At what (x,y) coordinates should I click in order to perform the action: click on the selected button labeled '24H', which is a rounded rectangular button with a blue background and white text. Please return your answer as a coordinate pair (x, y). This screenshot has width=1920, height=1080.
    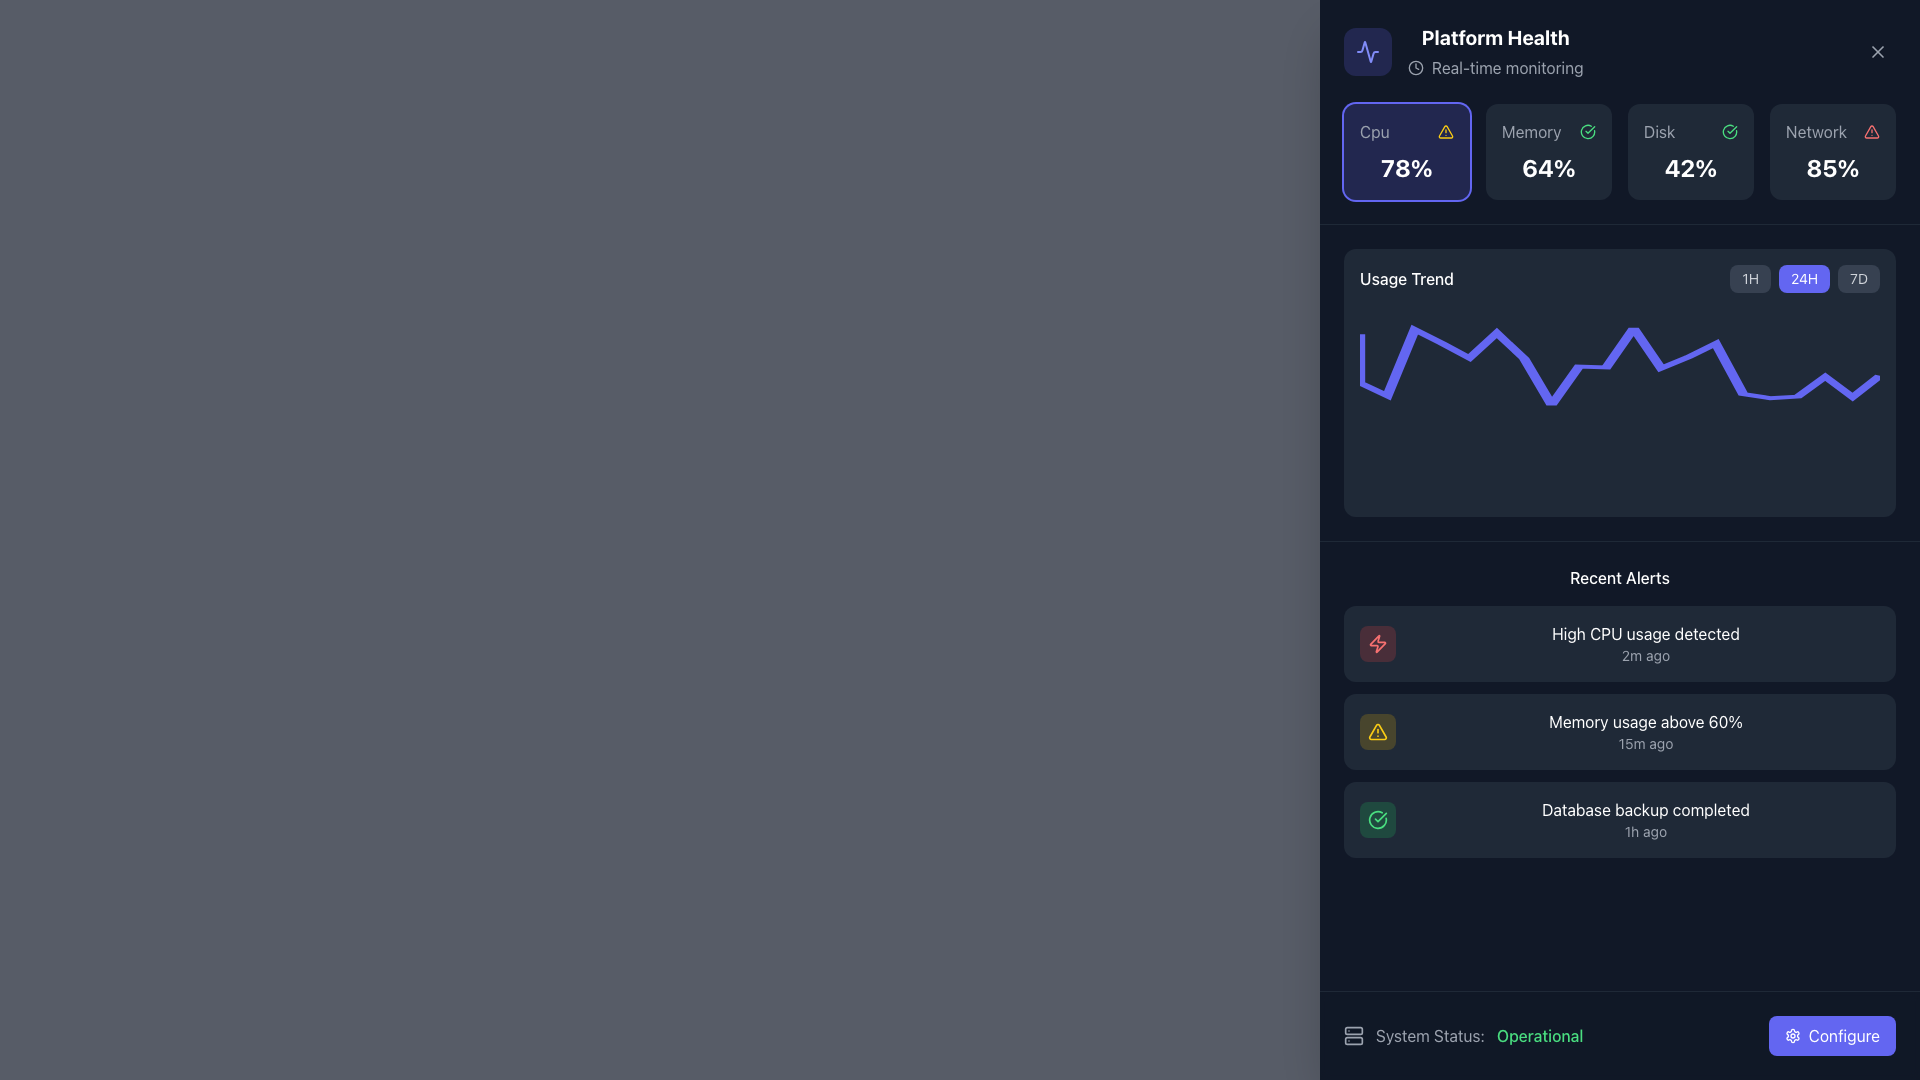
    Looking at the image, I should click on (1805, 278).